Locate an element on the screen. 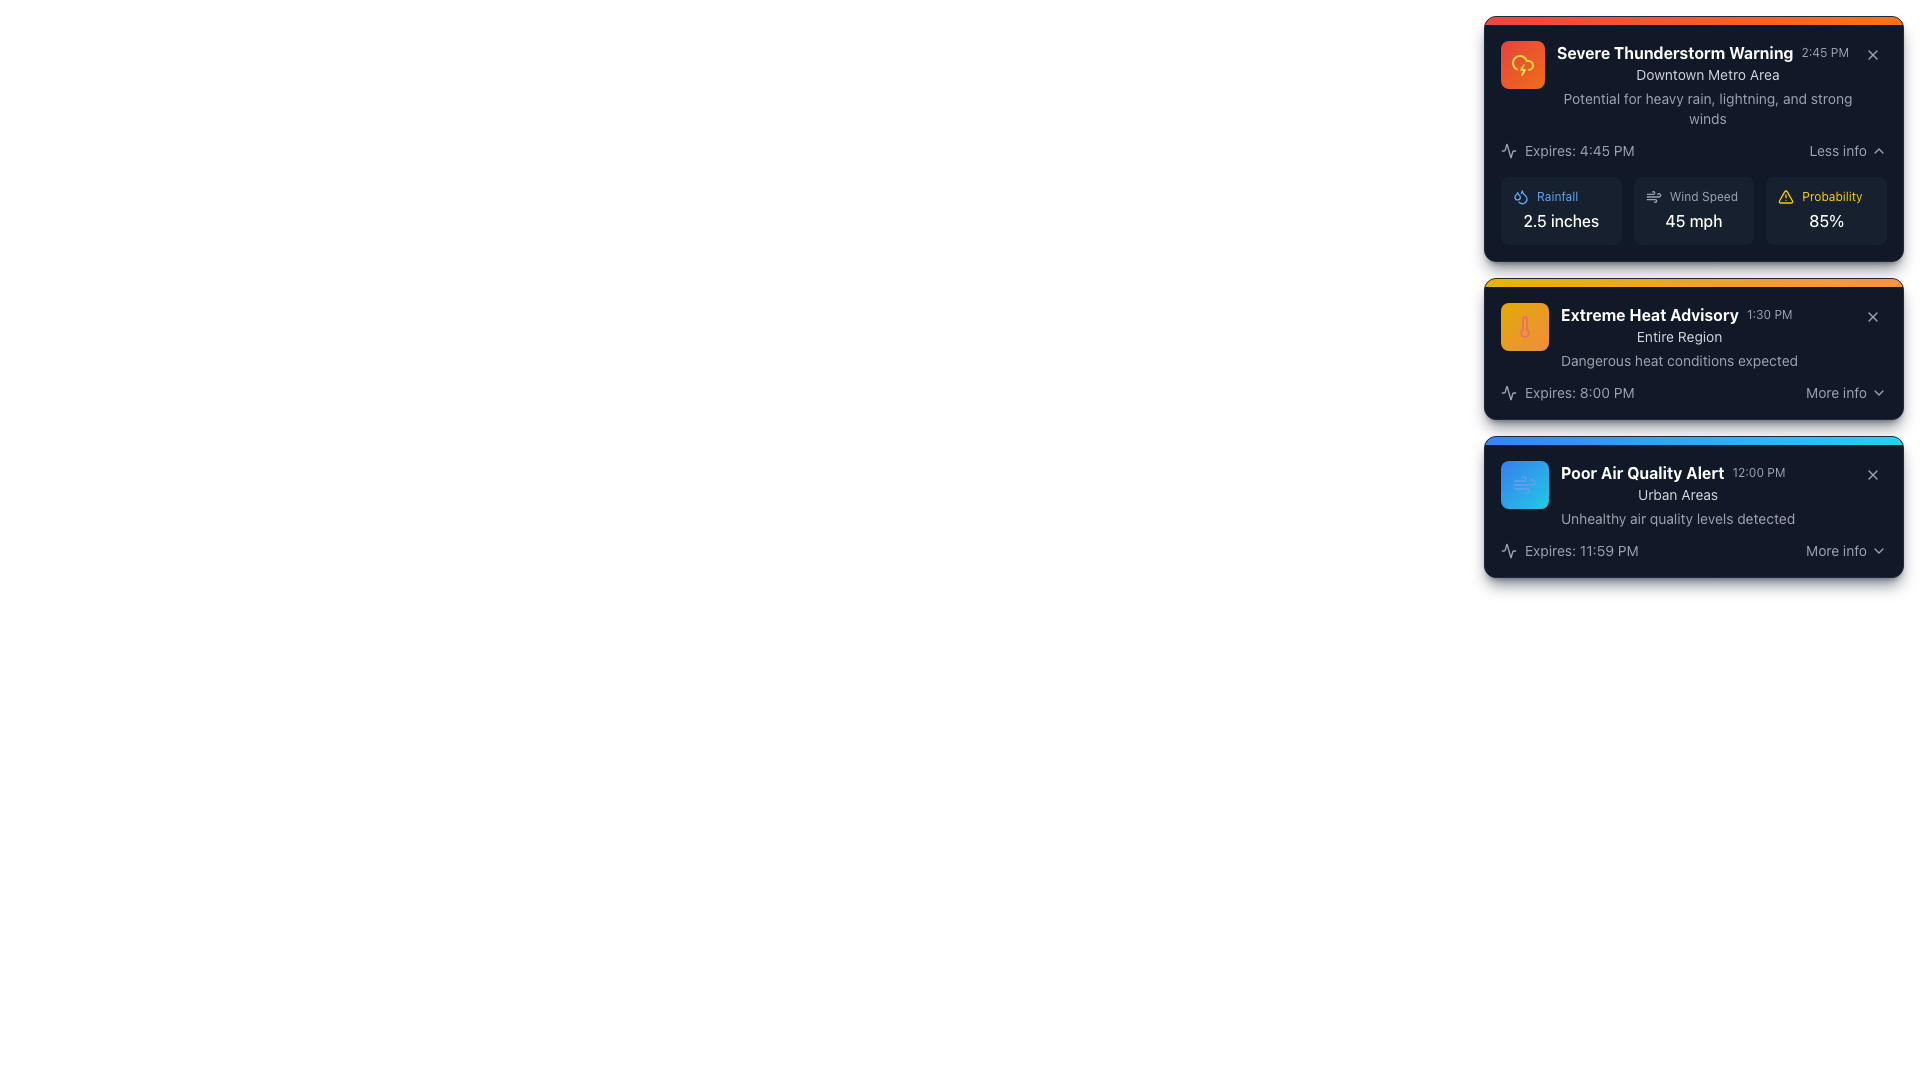  the static text label that provides the time information associated with the 'Poor Air Quality Alert' notification is located at coordinates (1757, 473).